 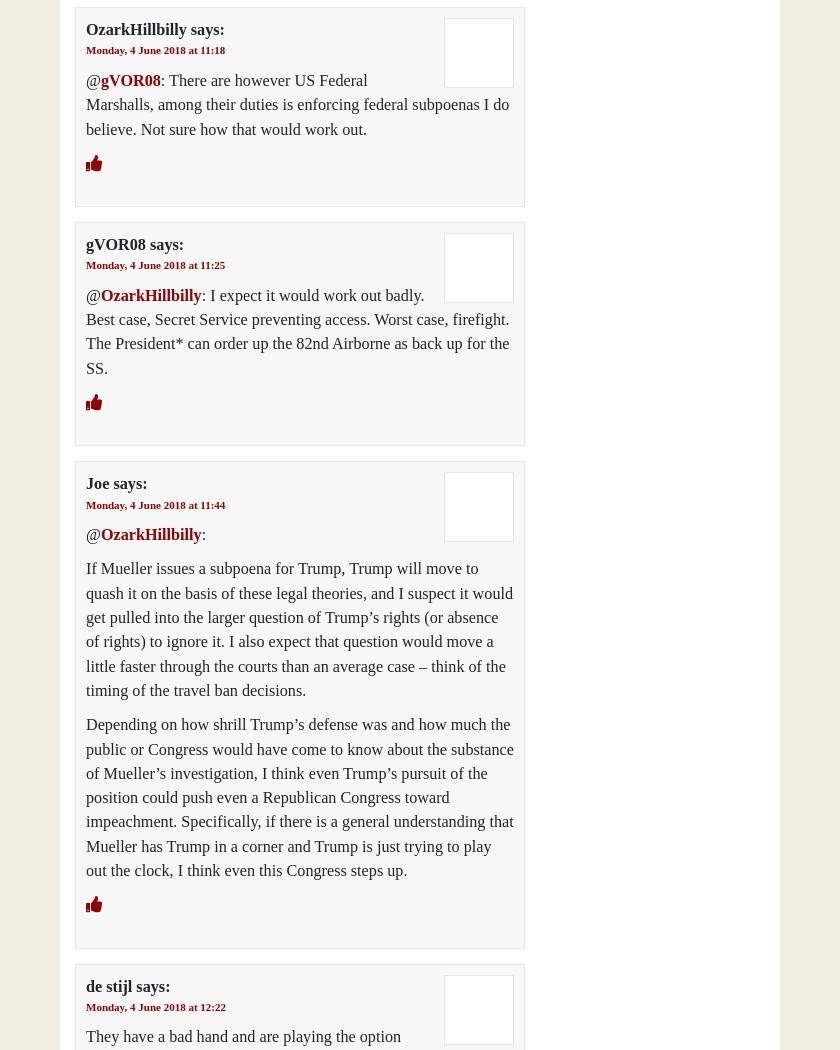 What do you see at coordinates (299, 797) in the screenshot?
I see `'Depending on how shrill Trump’s defense was and how much the public or Congress would have come to know about the substance of Mueller’s investigation, I think even Trump’s pursuit of the position could push even a Republican Congress toward impeachment.  Specifically, if there is a general understanding that Mueller has Trump in a corner and Trump is just trying to play out the clock, I think even this Congress steps up.'` at bounding box center [299, 797].